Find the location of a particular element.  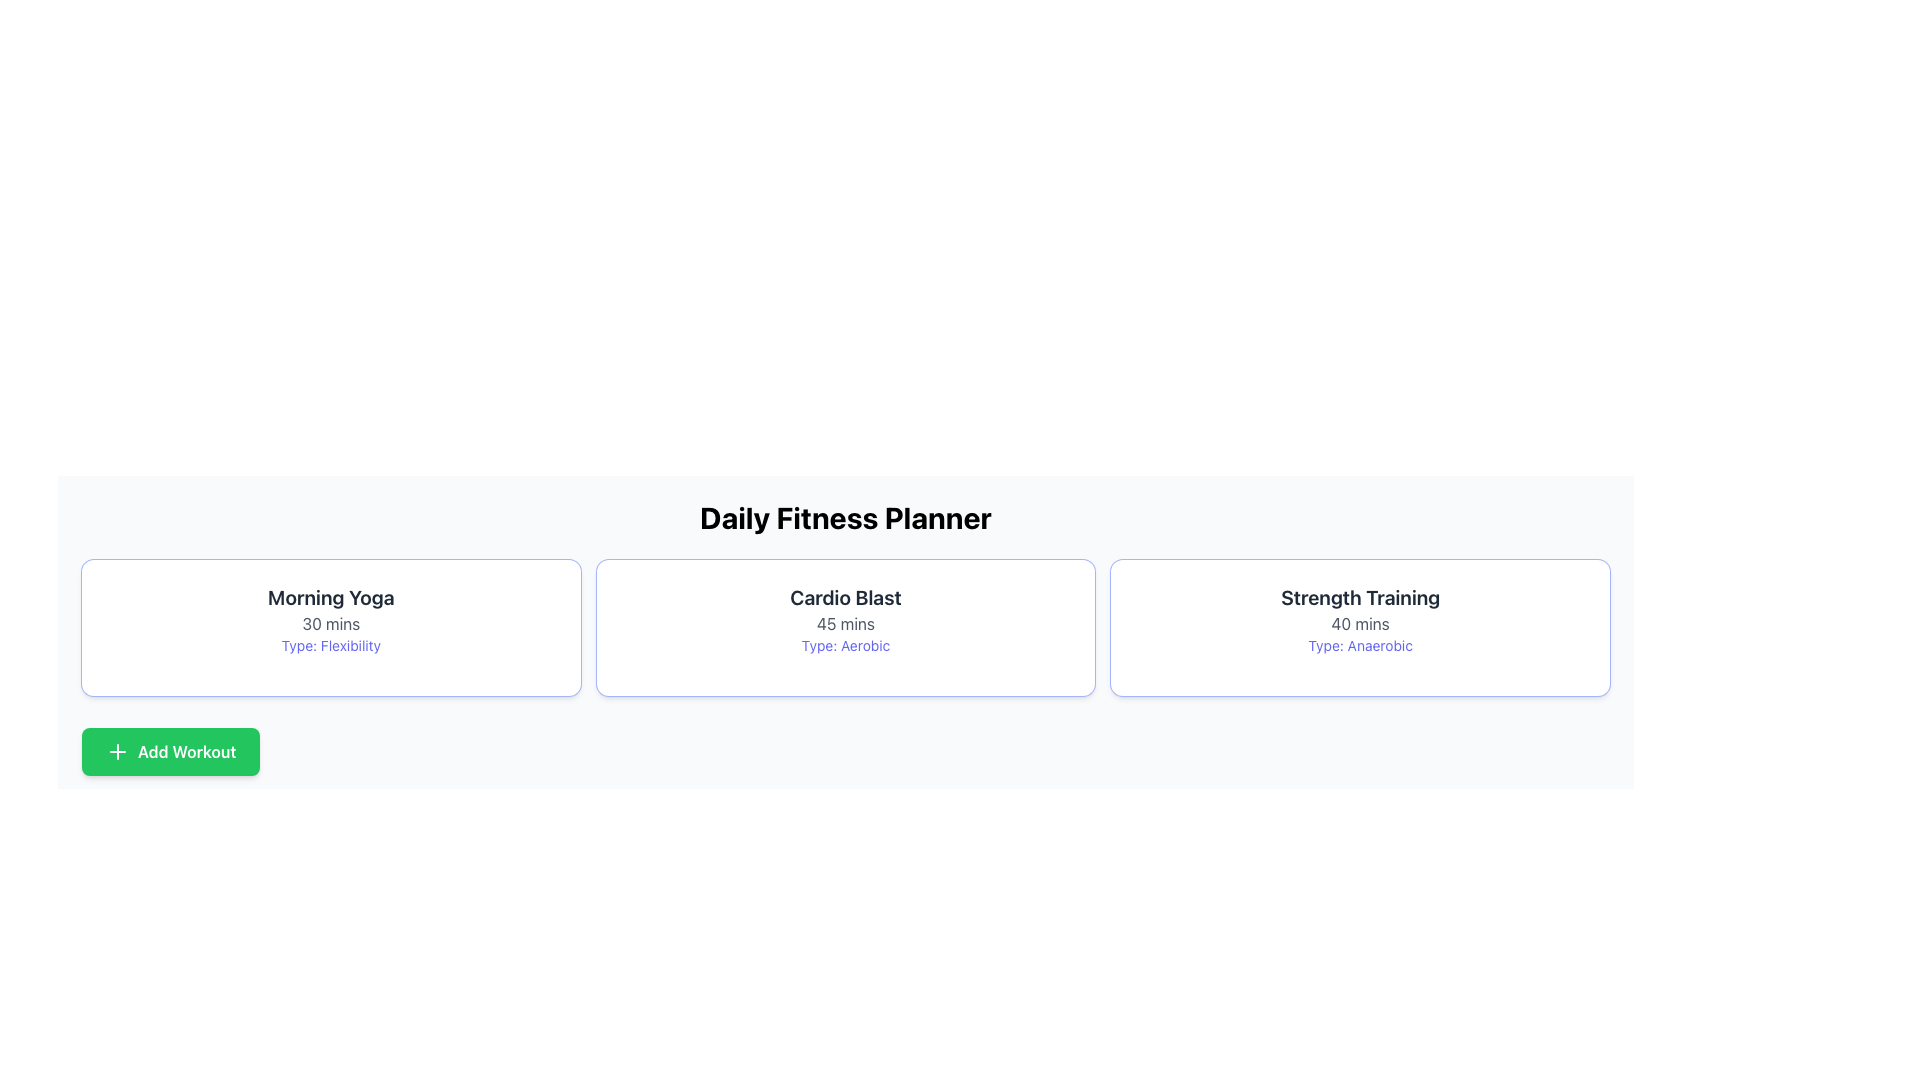

the text block containing 'Cardio Blast', '45 mins', and 'Type: Aerobic' is located at coordinates (845, 619).